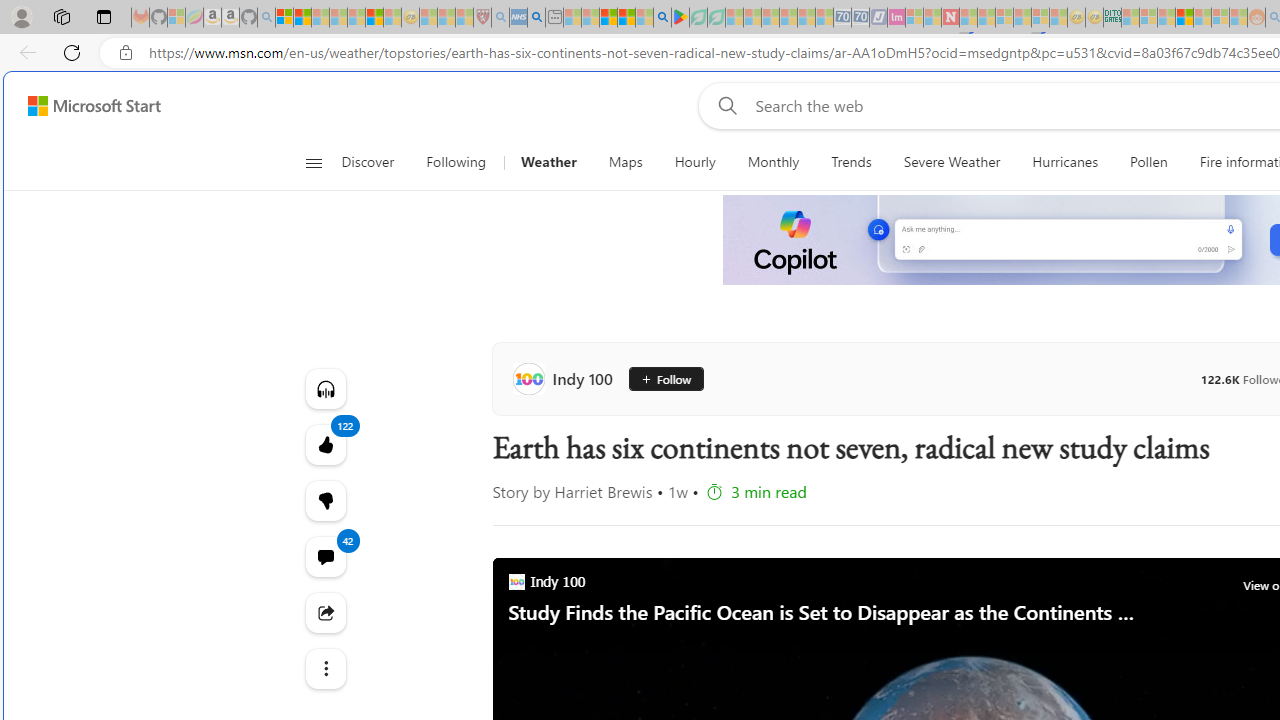  I want to click on 'Cheap Hotels - Save70.com - Sleeping', so click(860, 17).